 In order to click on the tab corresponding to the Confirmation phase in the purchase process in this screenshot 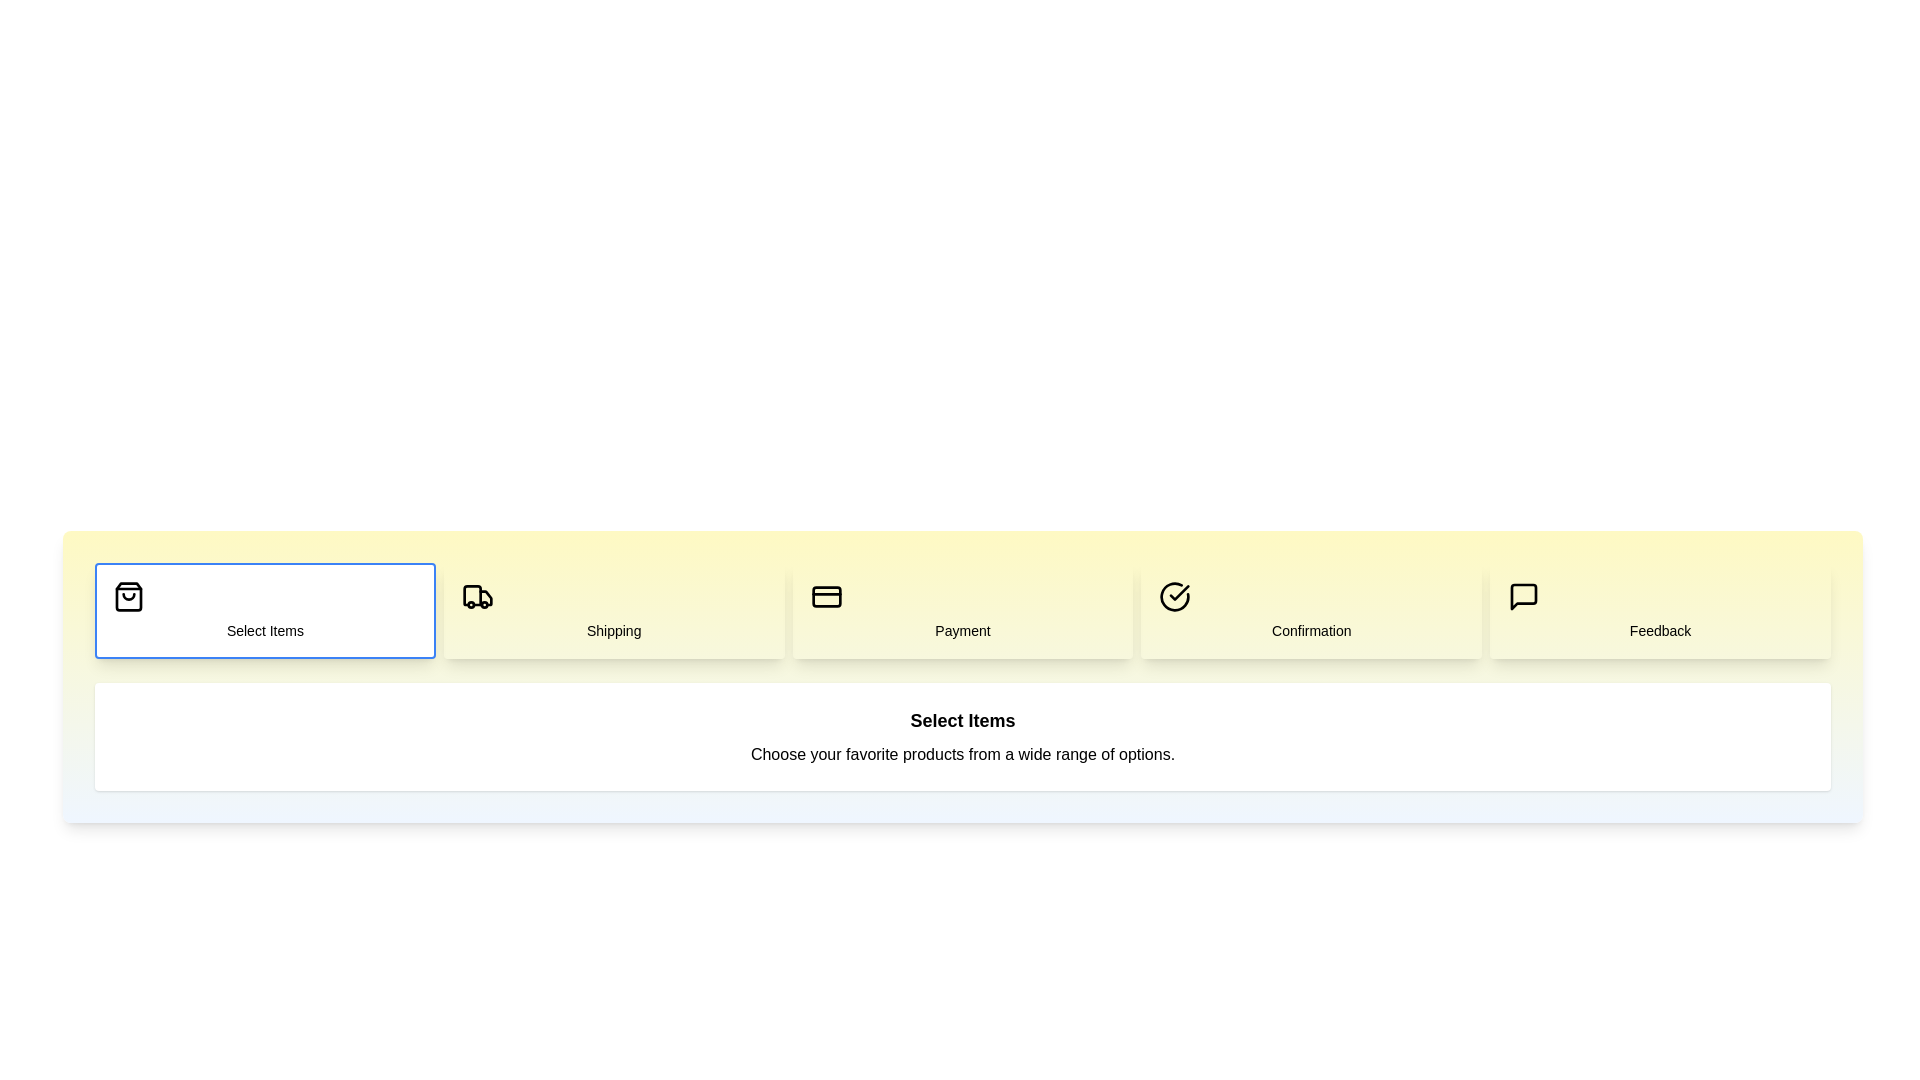, I will do `click(1311, 609)`.